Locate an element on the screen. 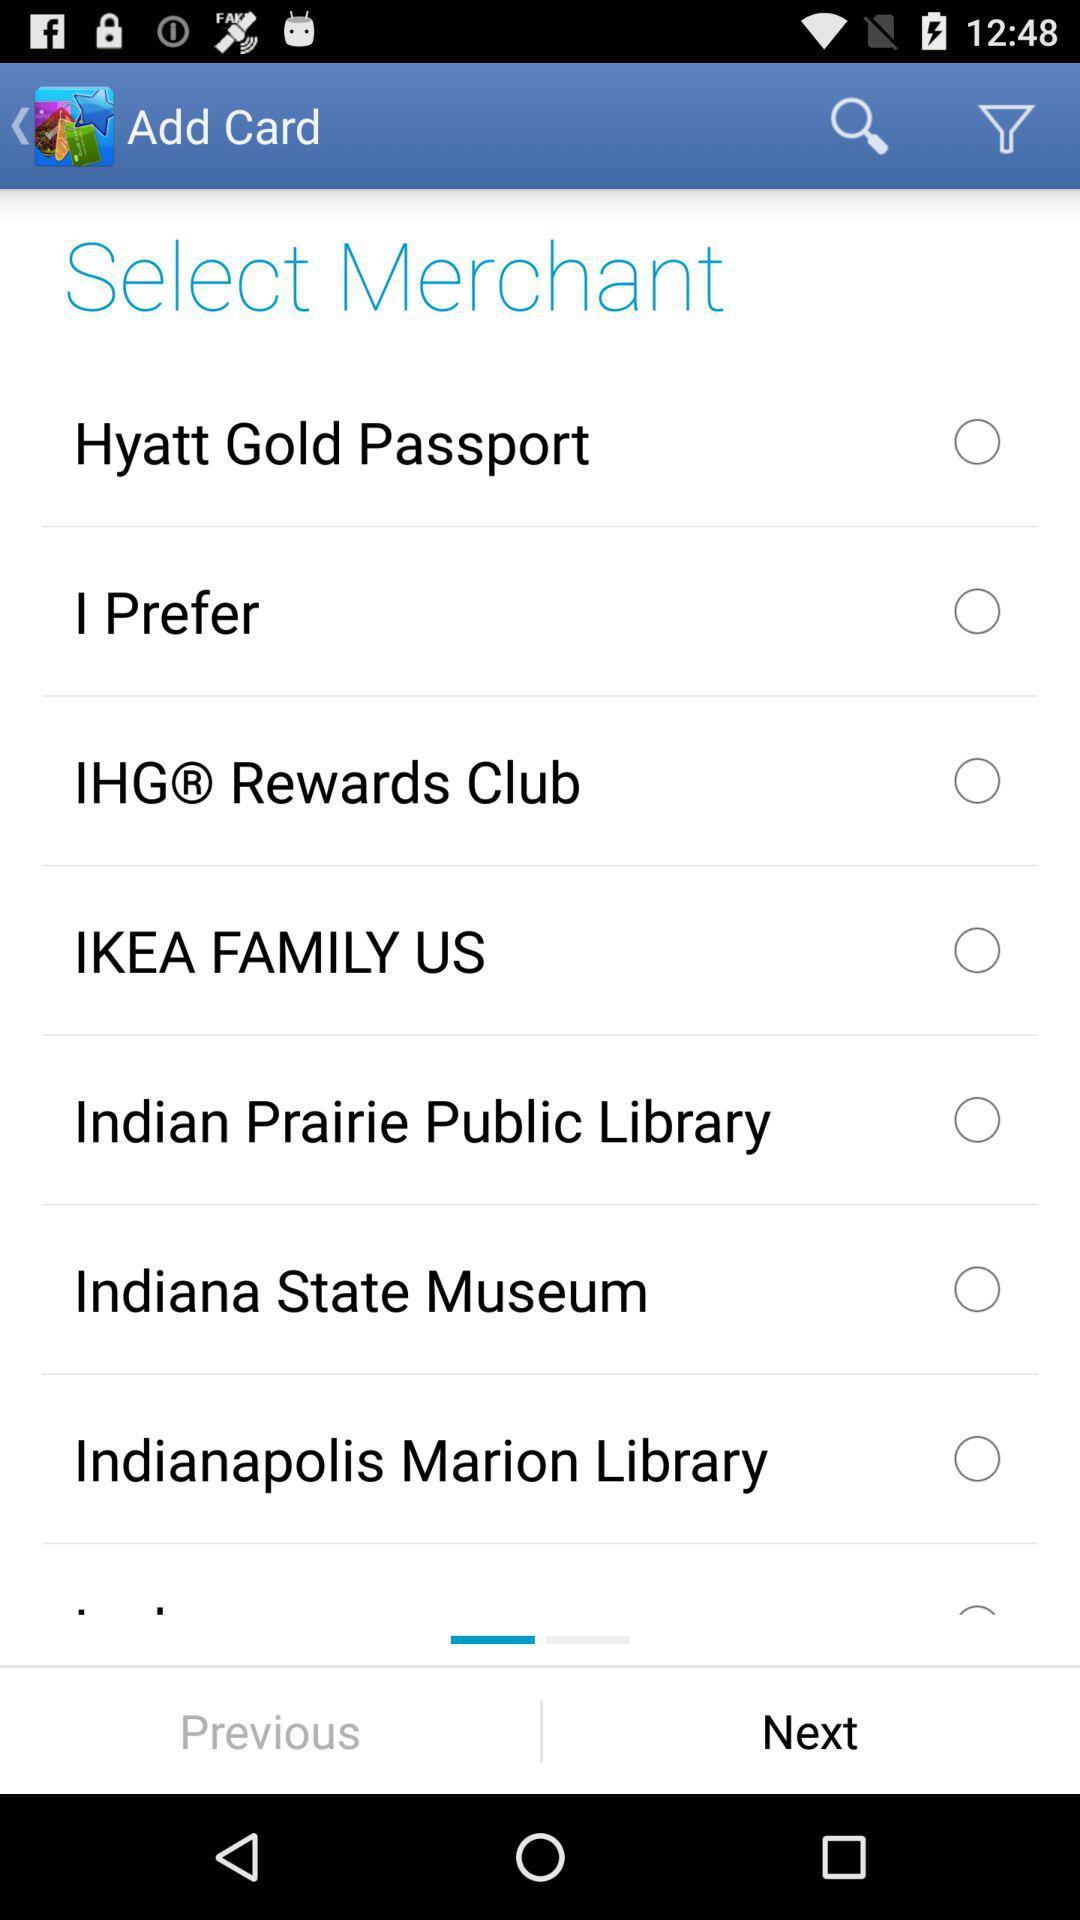  item below the ikea family us checkbox is located at coordinates (540, 1118).